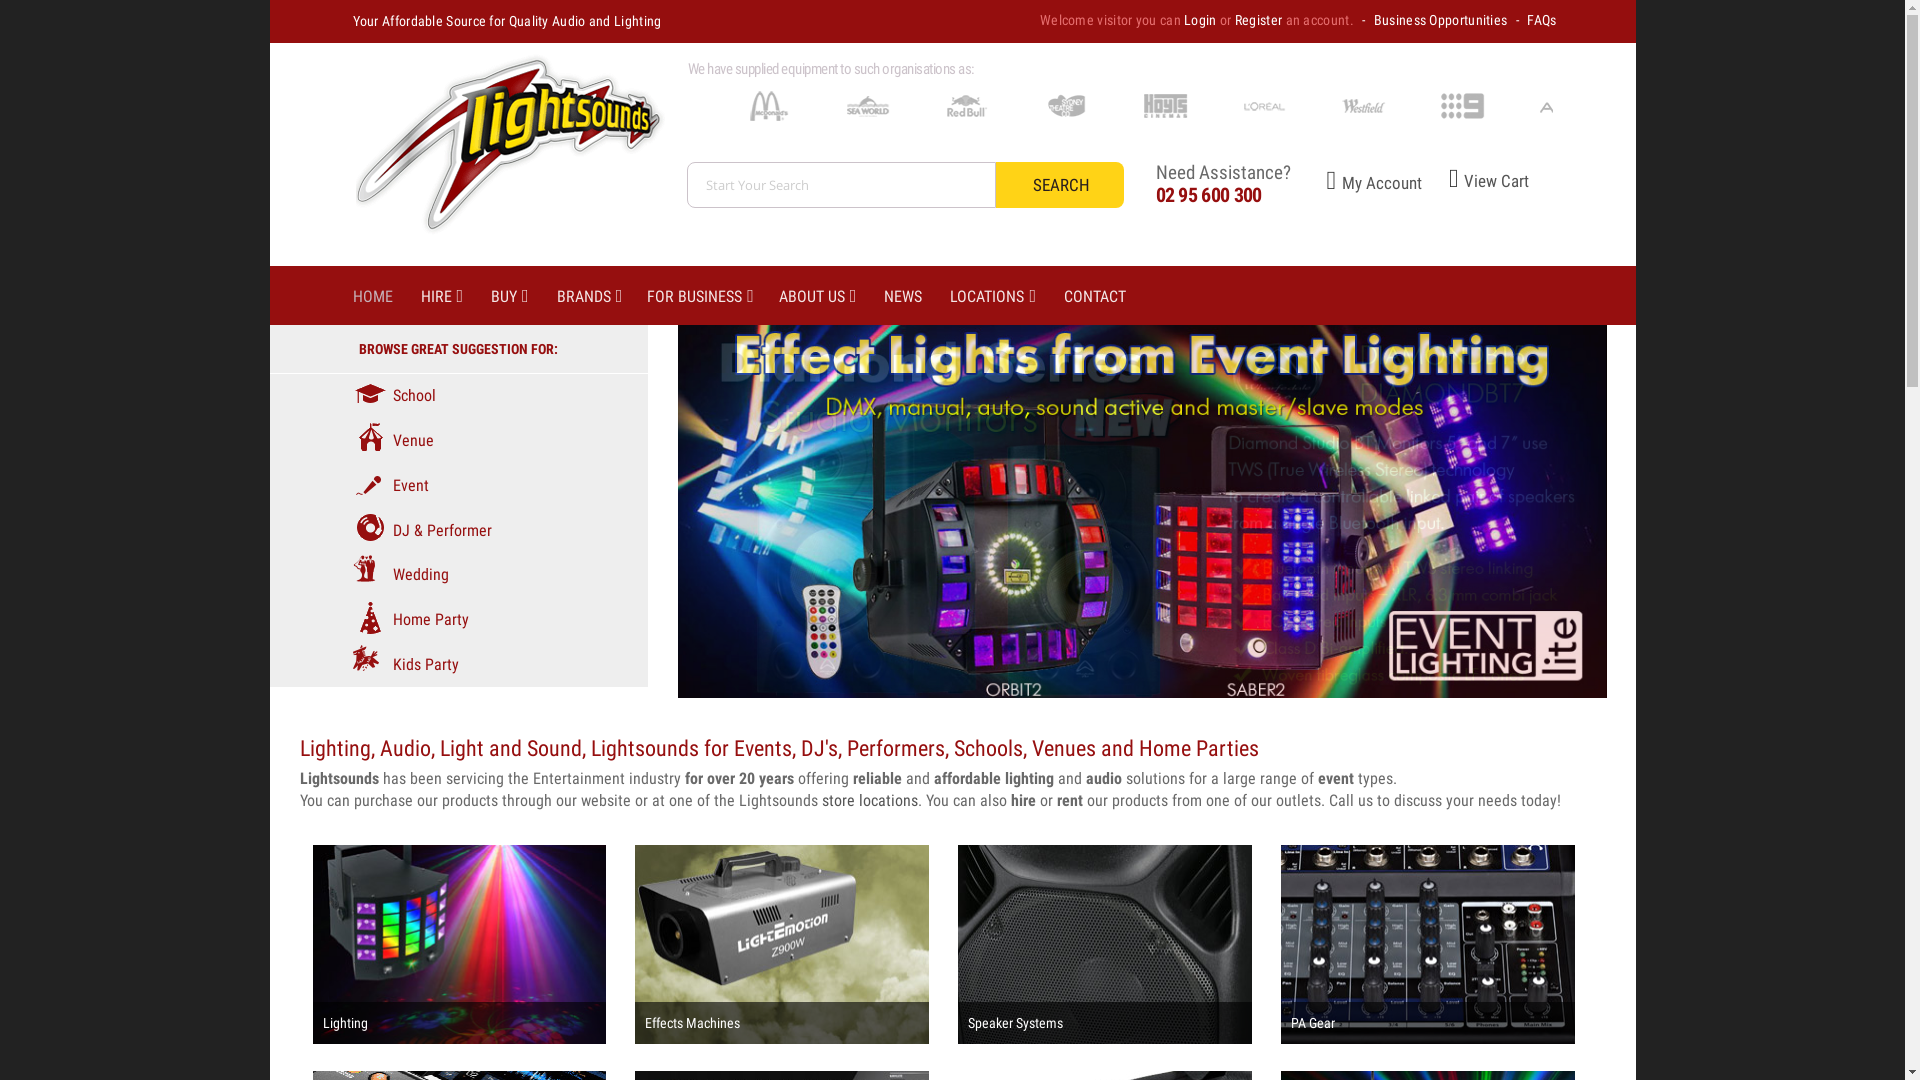 This screenshot has height=1080, width=1920. Describe the element at coordinates (1290, 182) in the screenshot. I see `'My Account'` at that location.